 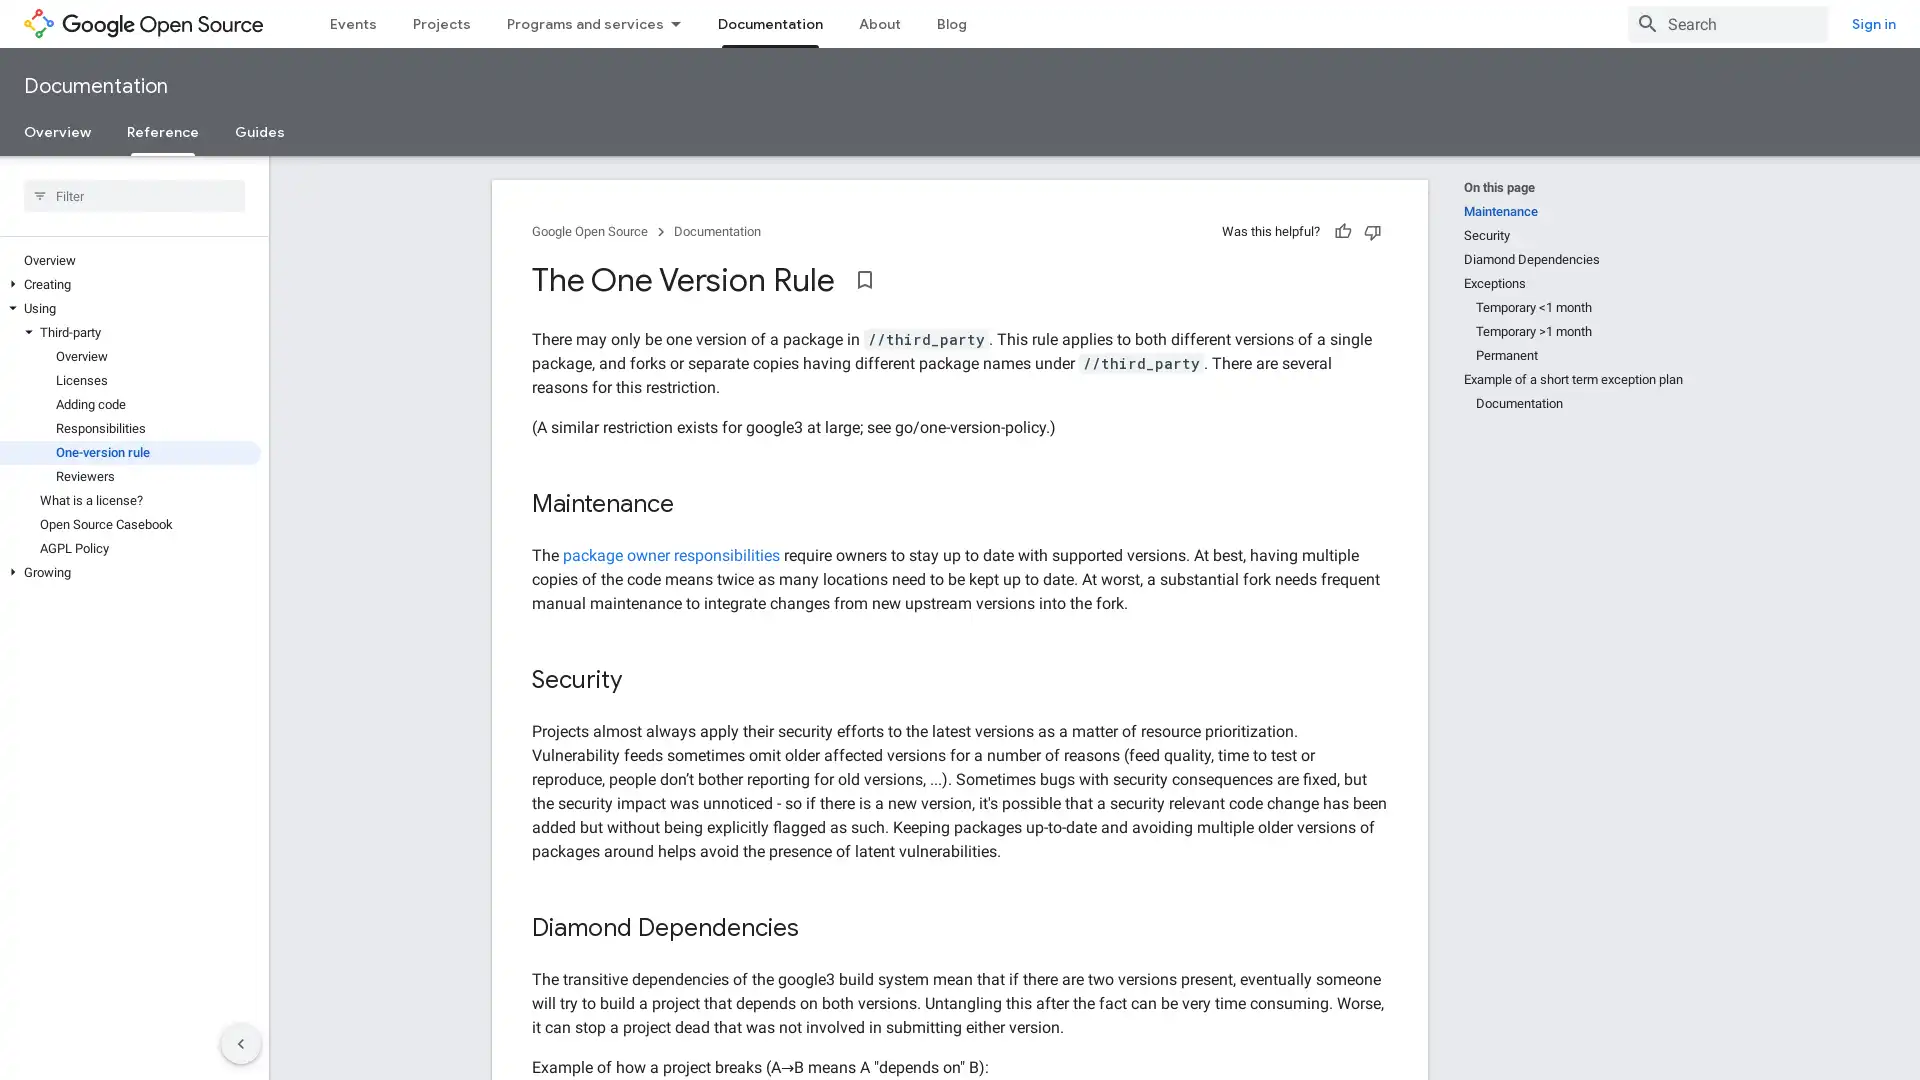 What do you see at coordinates (1343, 230) in the screenshot?
I see `Helpful` at bounding box center [1343, 230].